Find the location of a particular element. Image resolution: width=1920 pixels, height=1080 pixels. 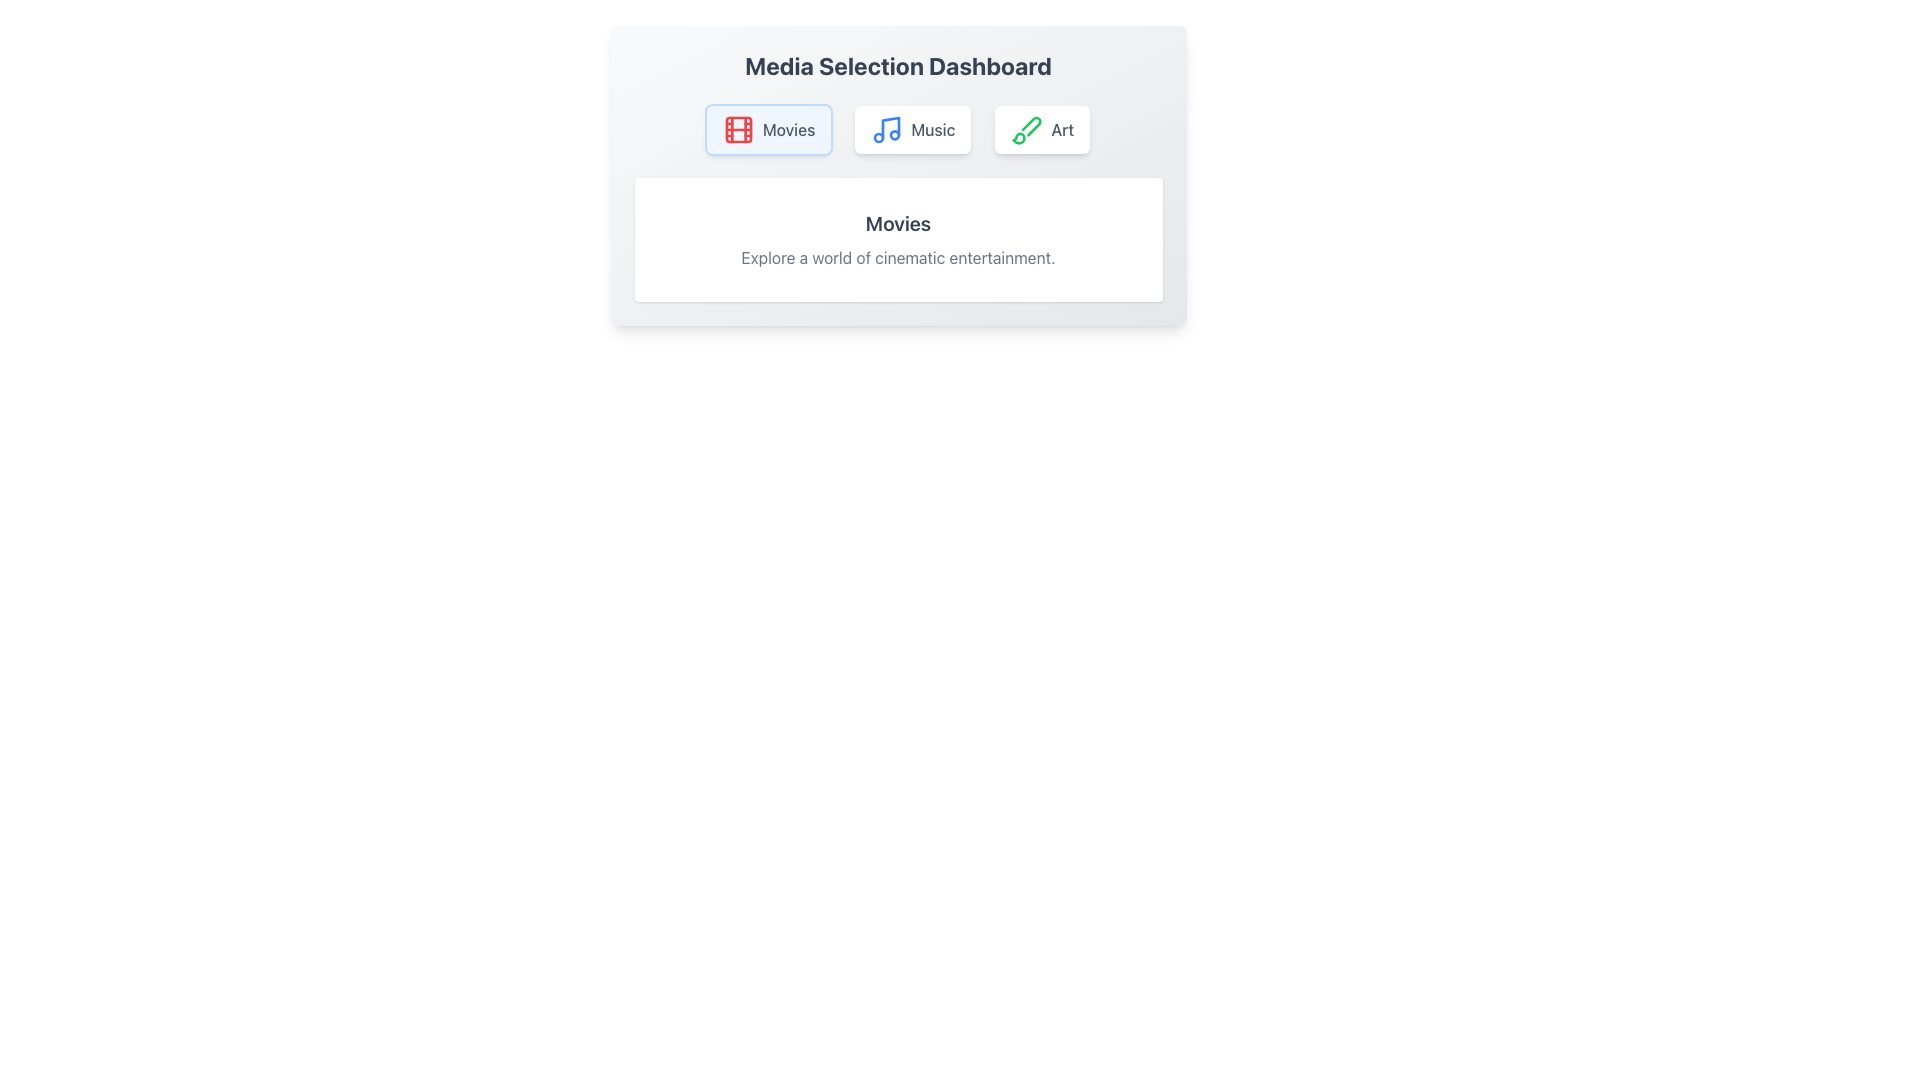

the 'Movies' button, which features a film reel icon and is positioned on the left side of a group of three buttons in the Media Selection Dashboard is located at coordinates (768, 130).